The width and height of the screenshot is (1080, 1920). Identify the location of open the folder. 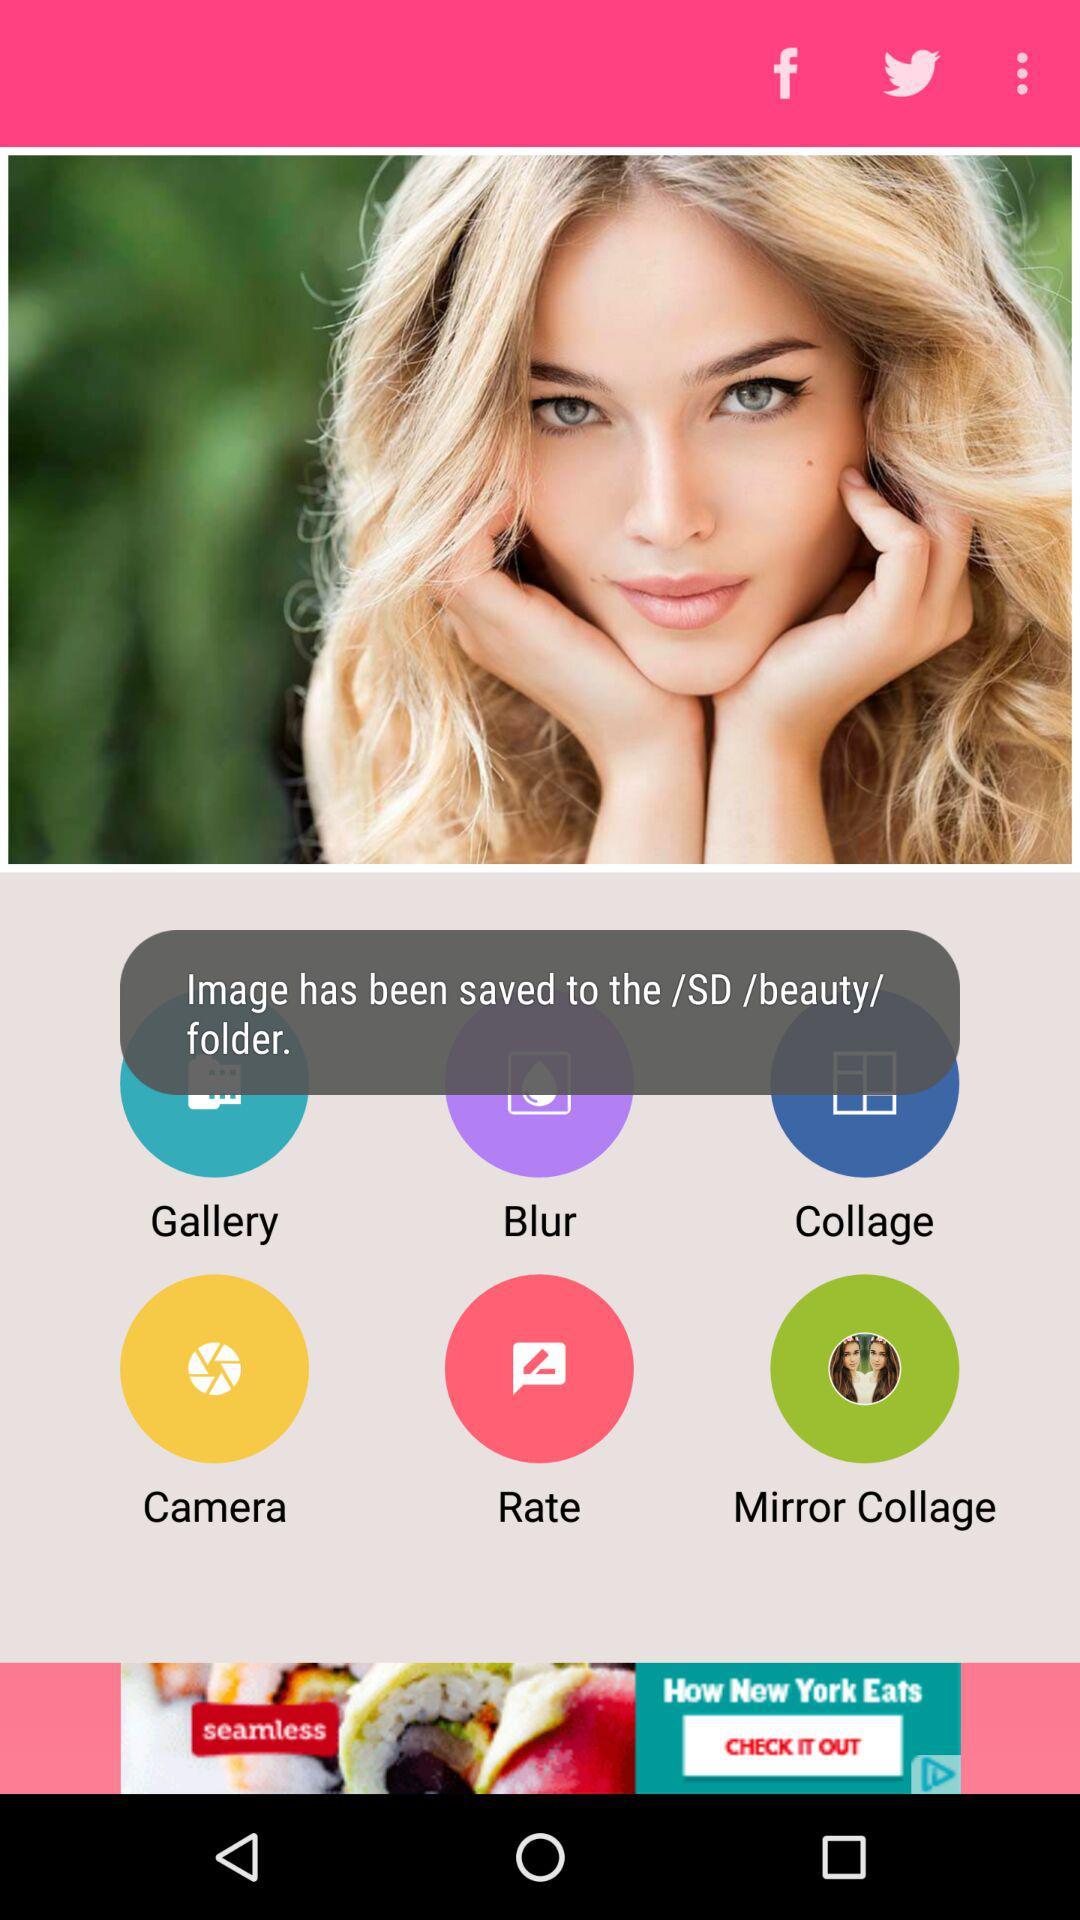
(214, 1082).